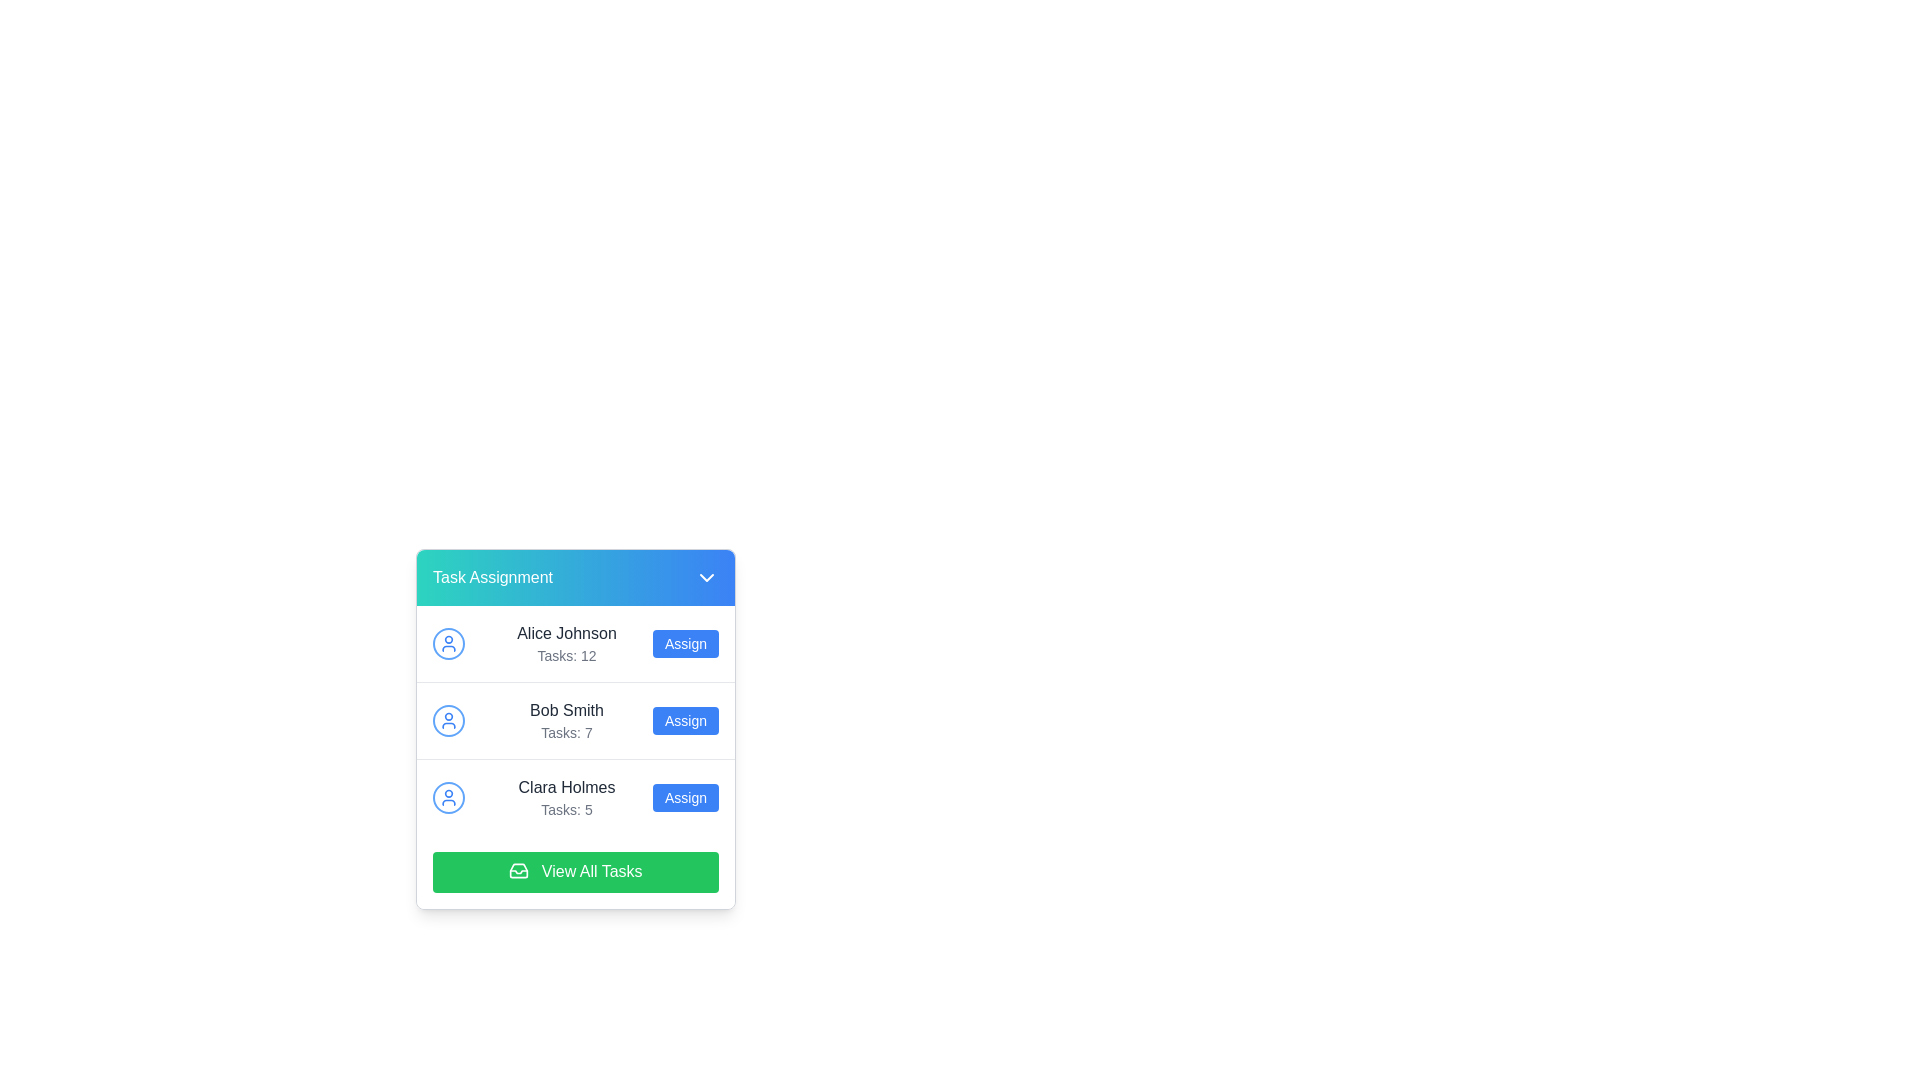  Describe the element at coordinates (448, 644) in the screenshot. I see `the user avatar icon, which is a circular outline with a blue color located to the left of 'Alice Johnson' in the task assignment interface` at that location.